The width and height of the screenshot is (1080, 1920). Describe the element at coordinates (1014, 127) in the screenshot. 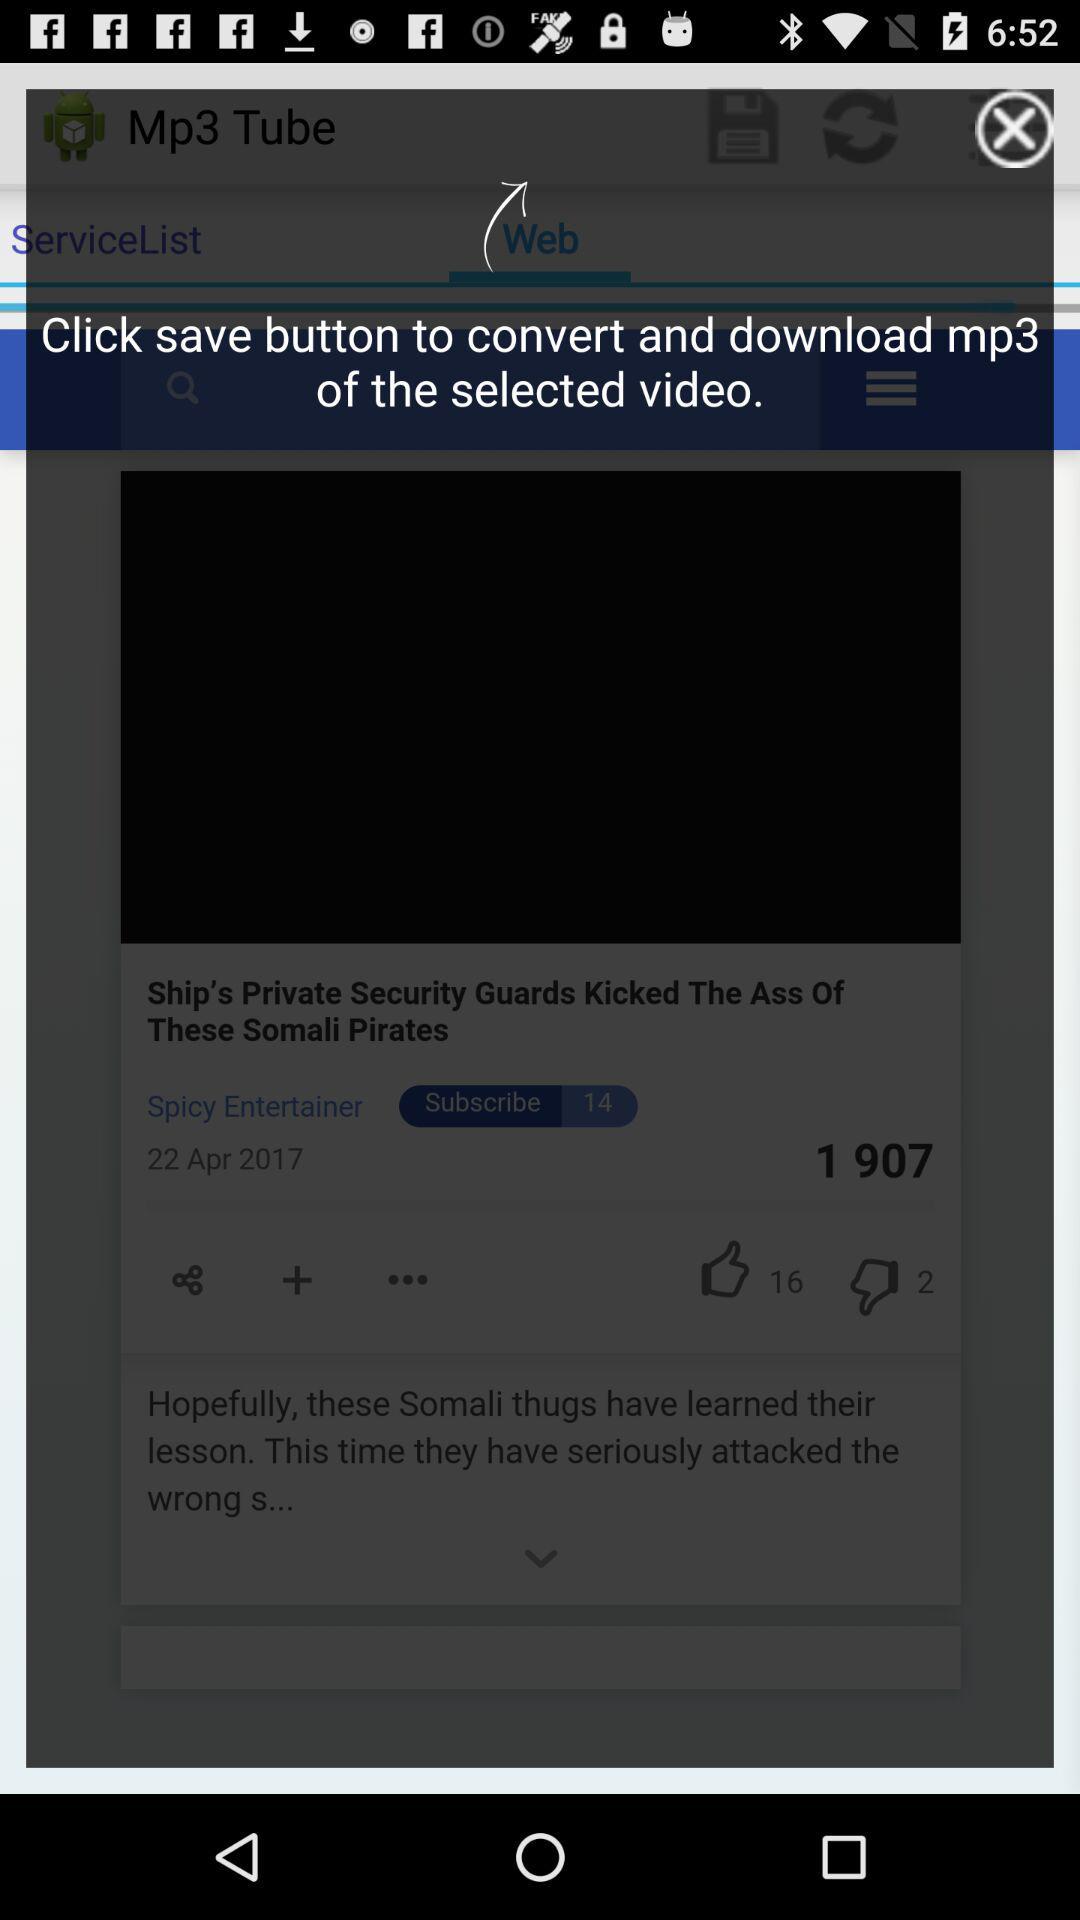

I see `video` at that location.